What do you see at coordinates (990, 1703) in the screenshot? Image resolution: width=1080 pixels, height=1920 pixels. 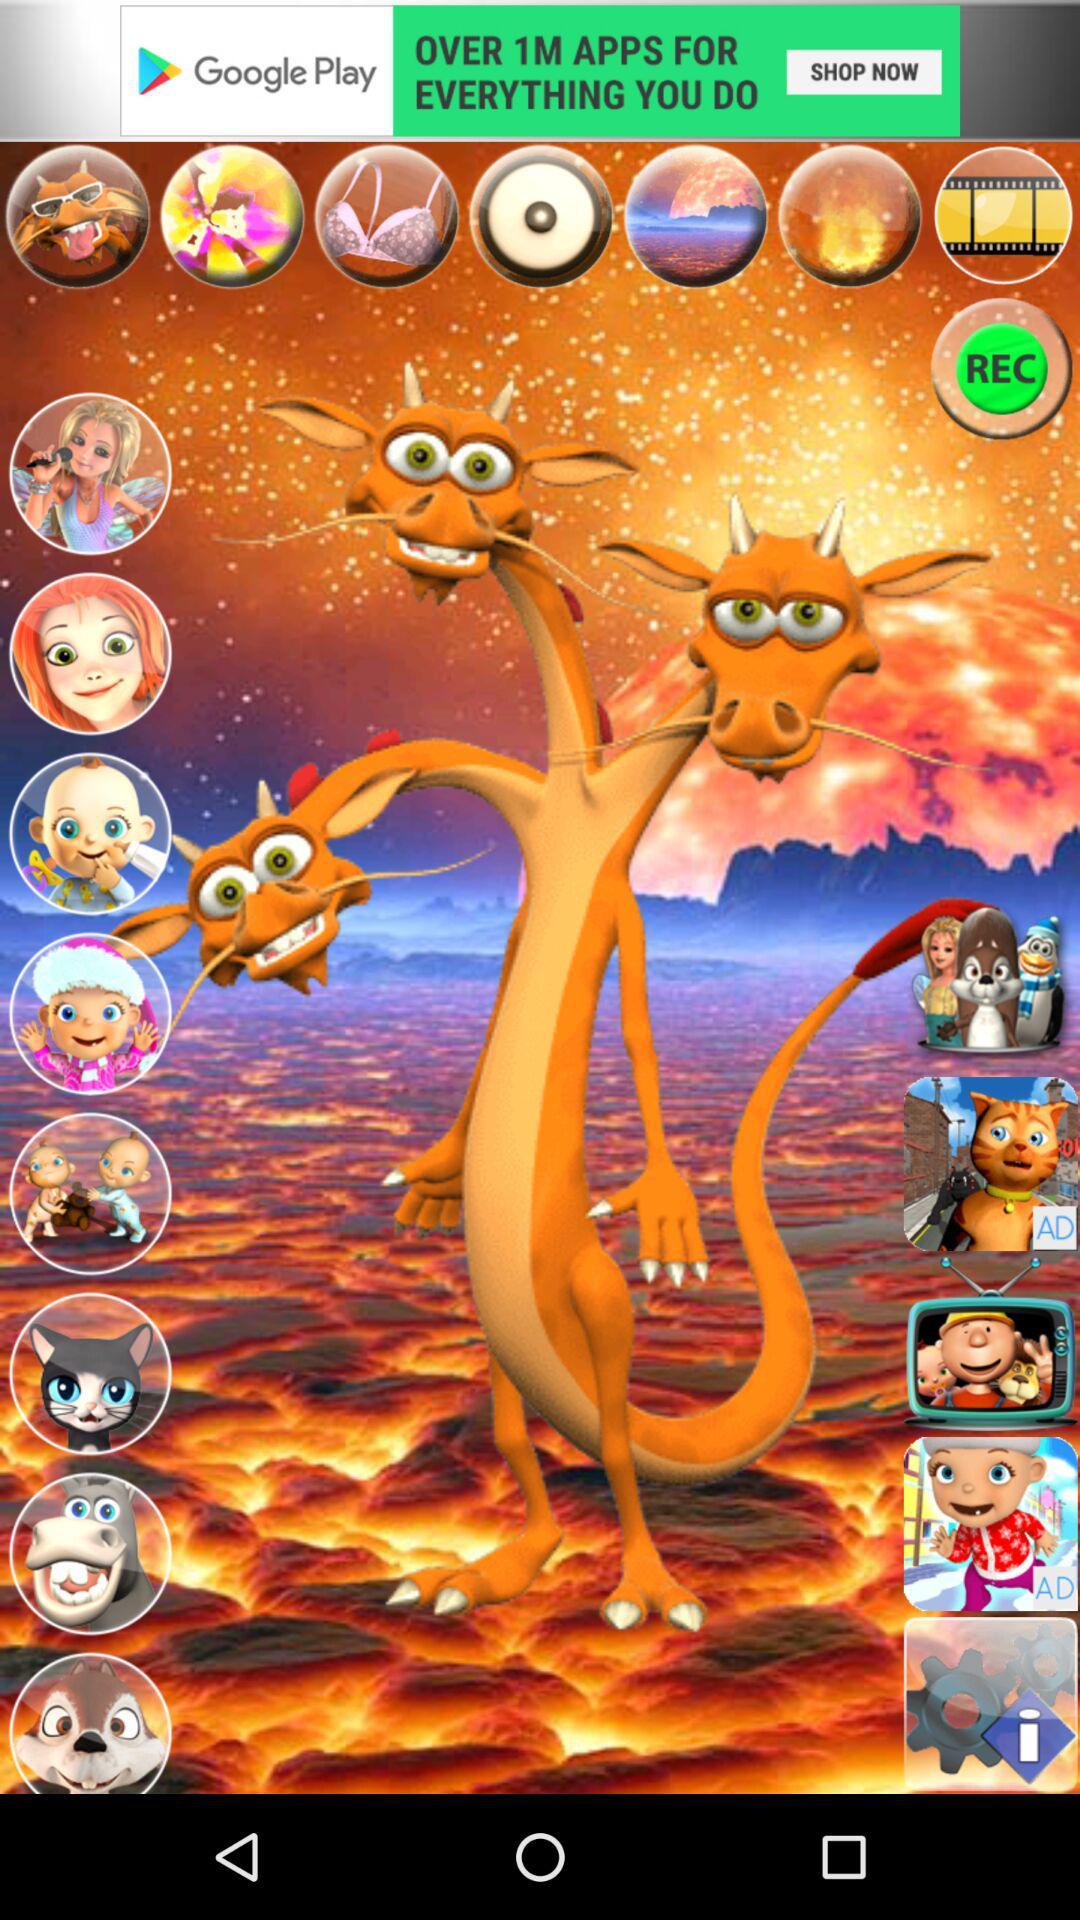 I see `information button` at bounding box center [990, 1703].